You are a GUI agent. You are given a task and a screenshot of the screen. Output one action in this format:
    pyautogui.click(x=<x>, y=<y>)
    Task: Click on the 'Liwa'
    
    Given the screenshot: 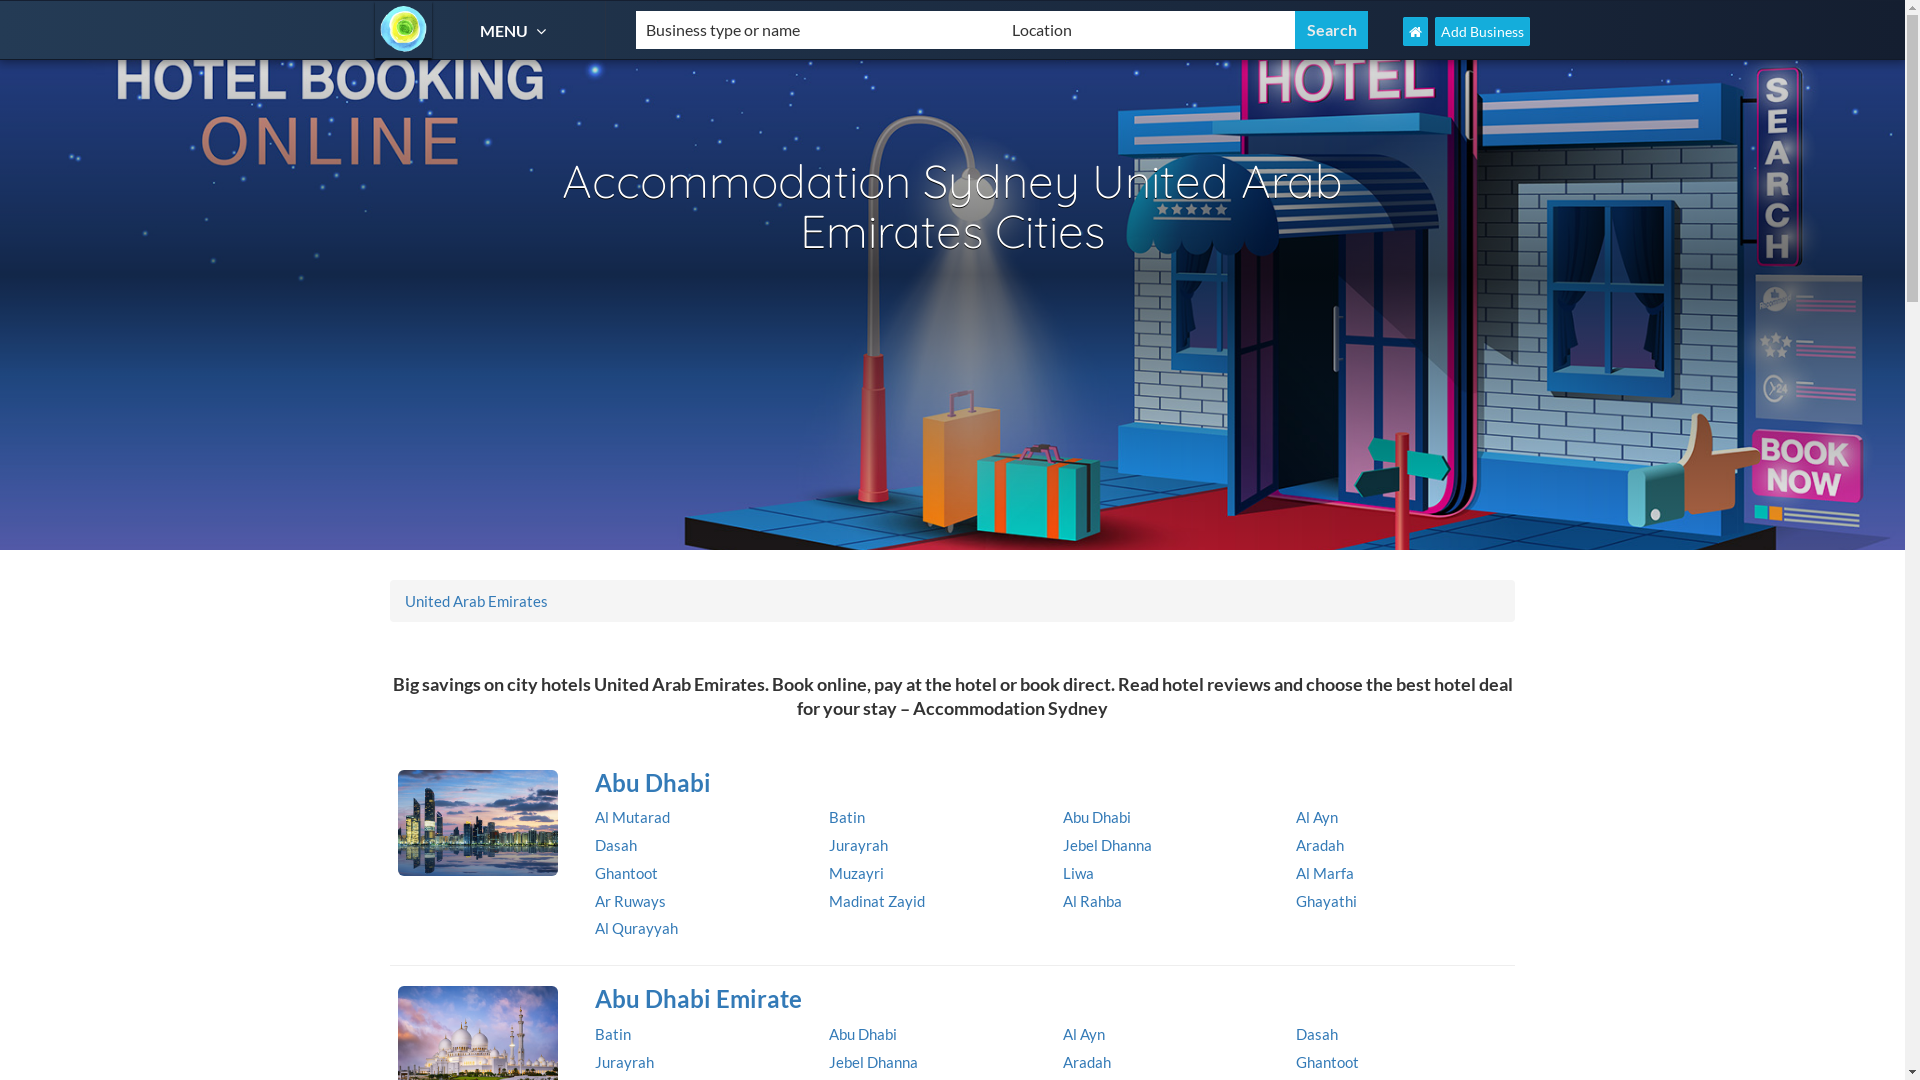 What is the action you would take?
    pyautogui.click(x=1060, y=871)
    